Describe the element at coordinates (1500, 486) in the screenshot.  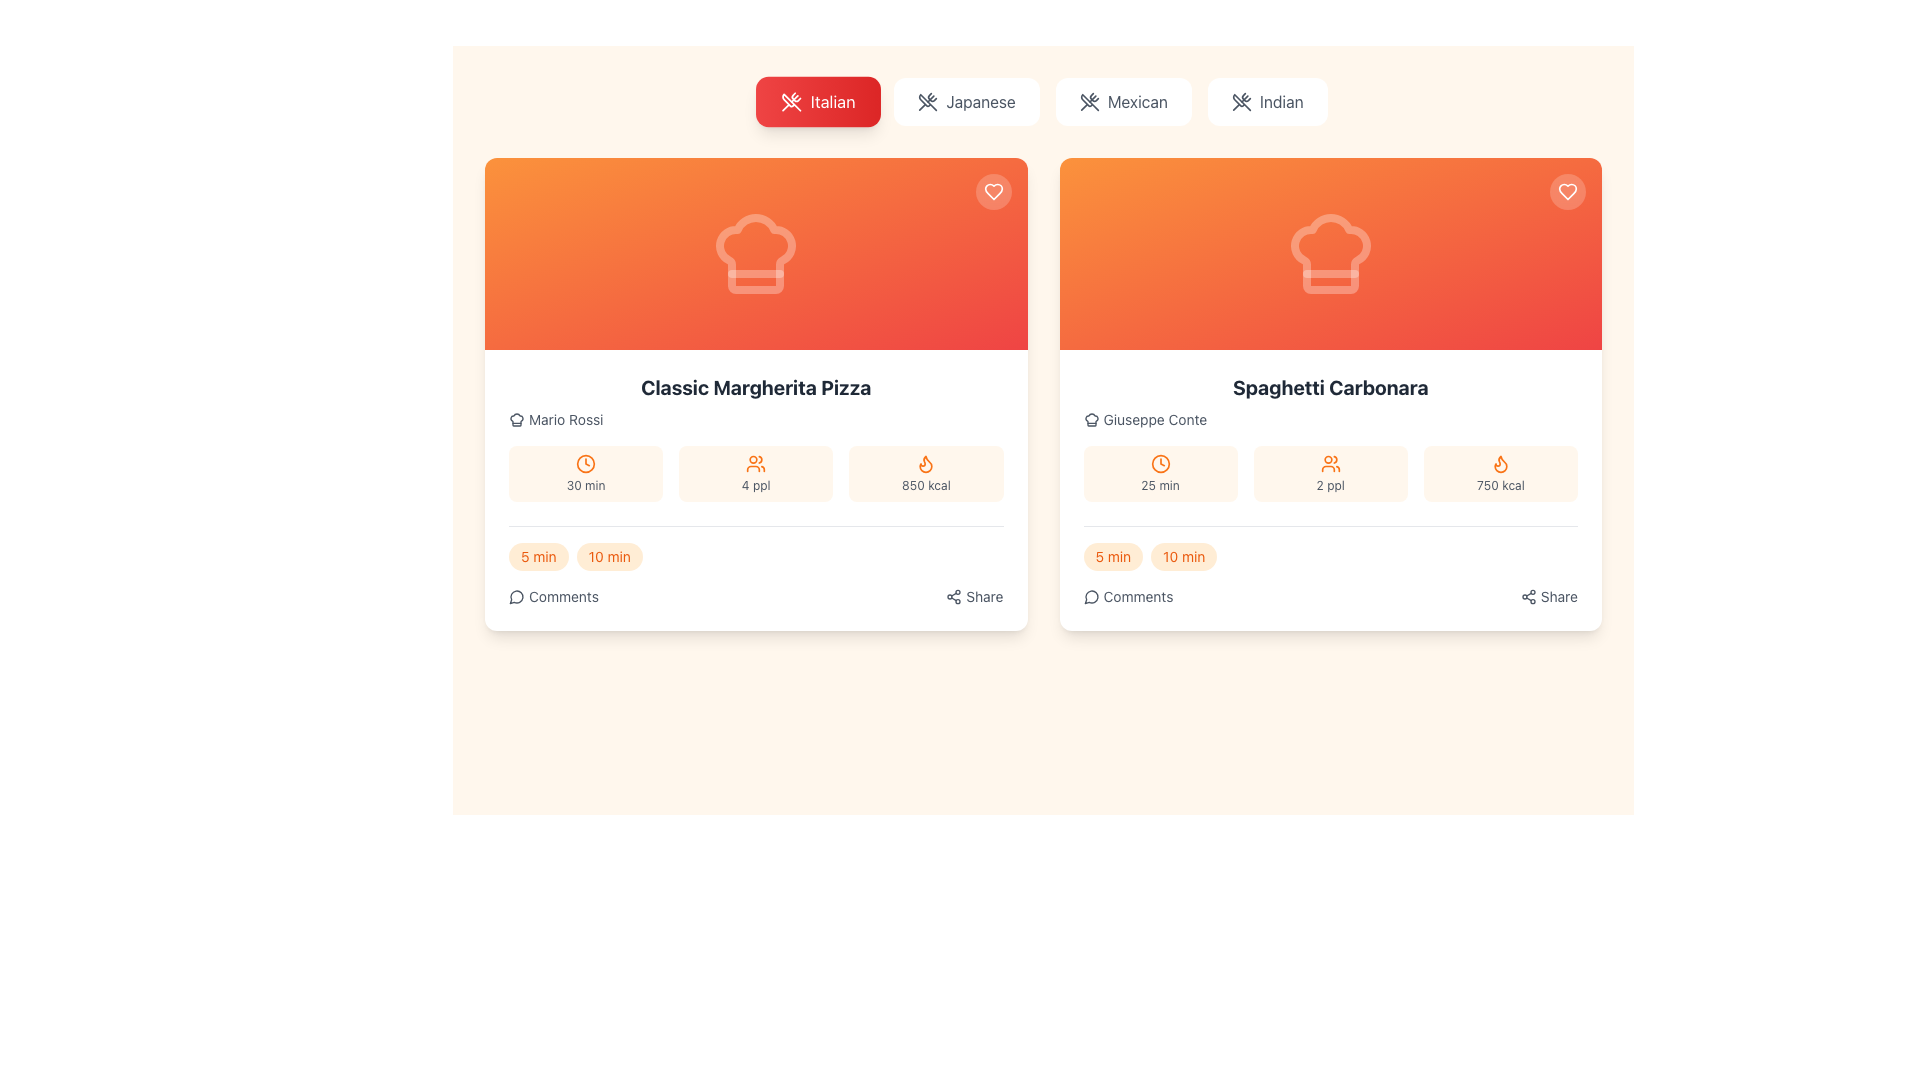
I see `the static textual label displaying '750 kcal' in gray font, located in the bottom right section of the 'Spaghetti Carbonara' card, directly below the flame icon` at that location.